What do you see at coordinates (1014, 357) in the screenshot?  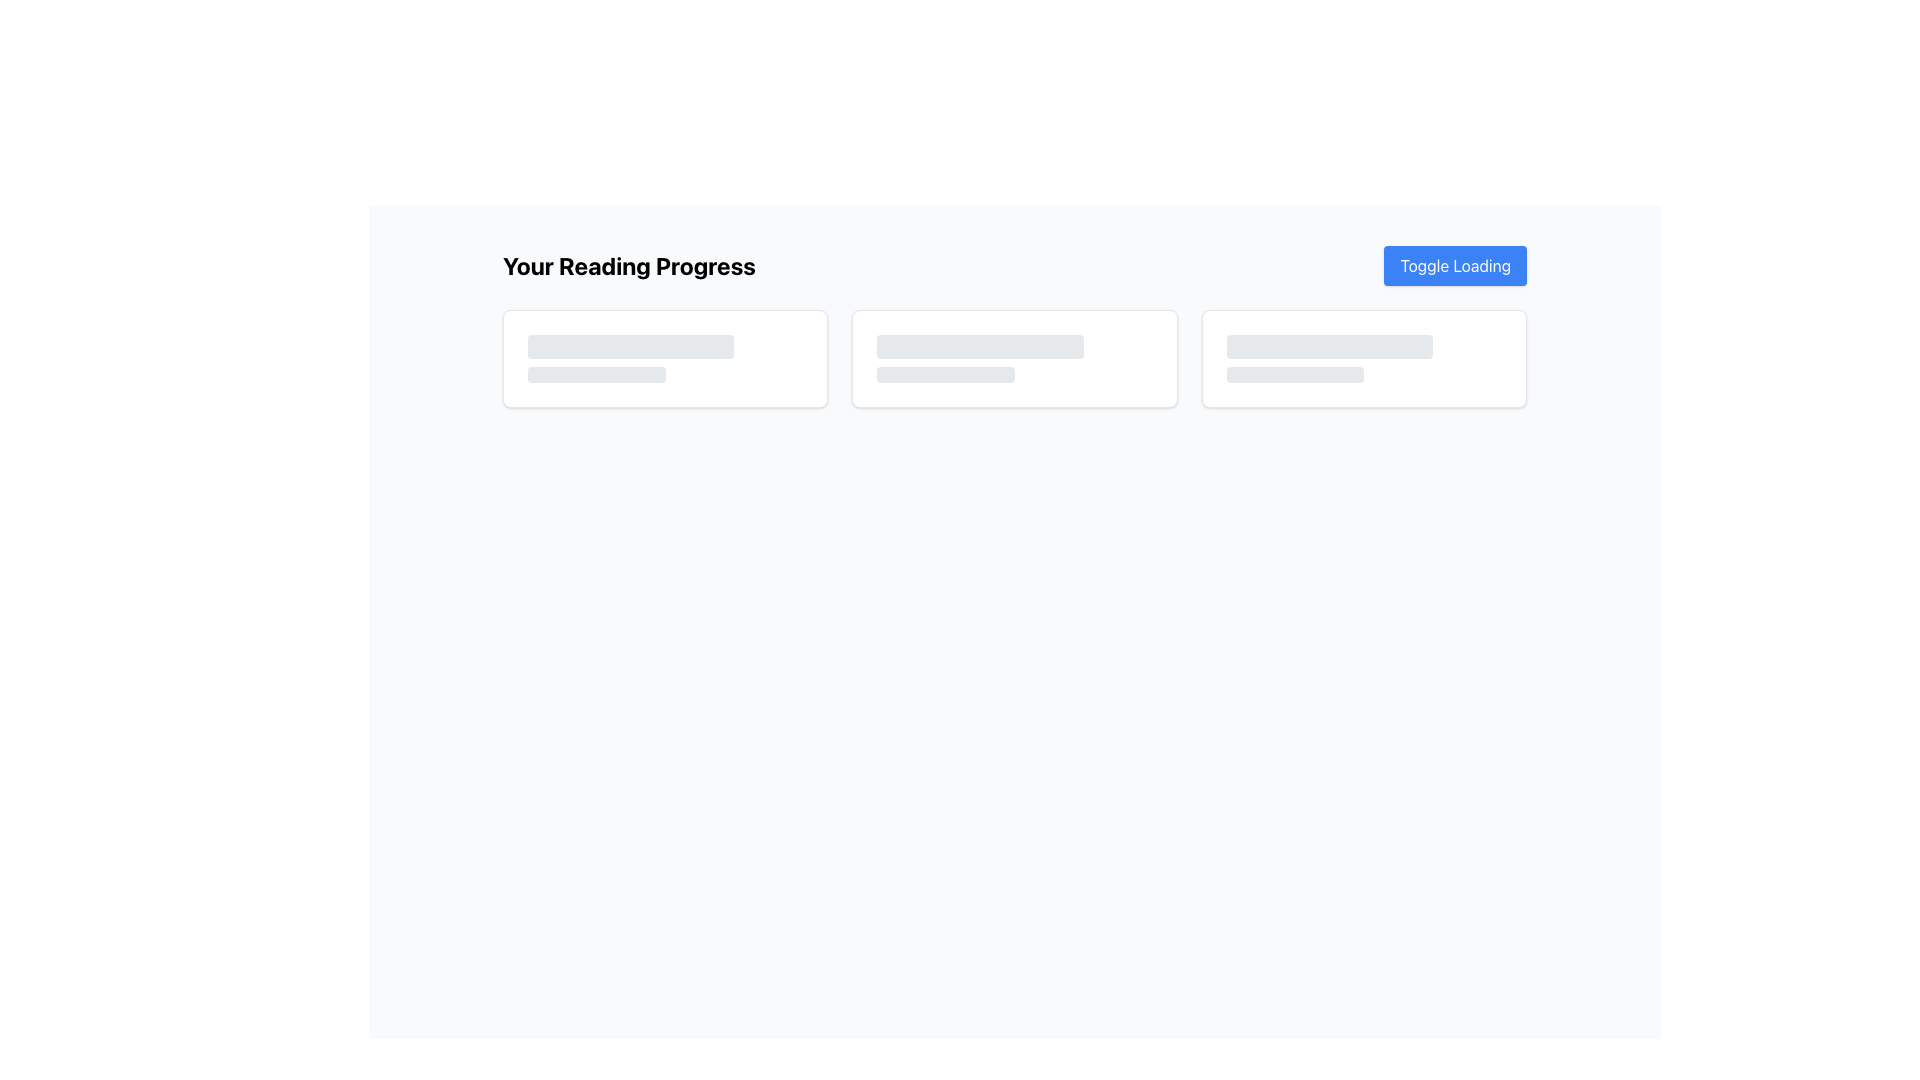 I see `the loading indicator component, which consists of two stacked rectangular blocks with a gray rounded design, positioned centrally within the middle card of three horizontally aligned cards` at bounding box center [1014, 357].